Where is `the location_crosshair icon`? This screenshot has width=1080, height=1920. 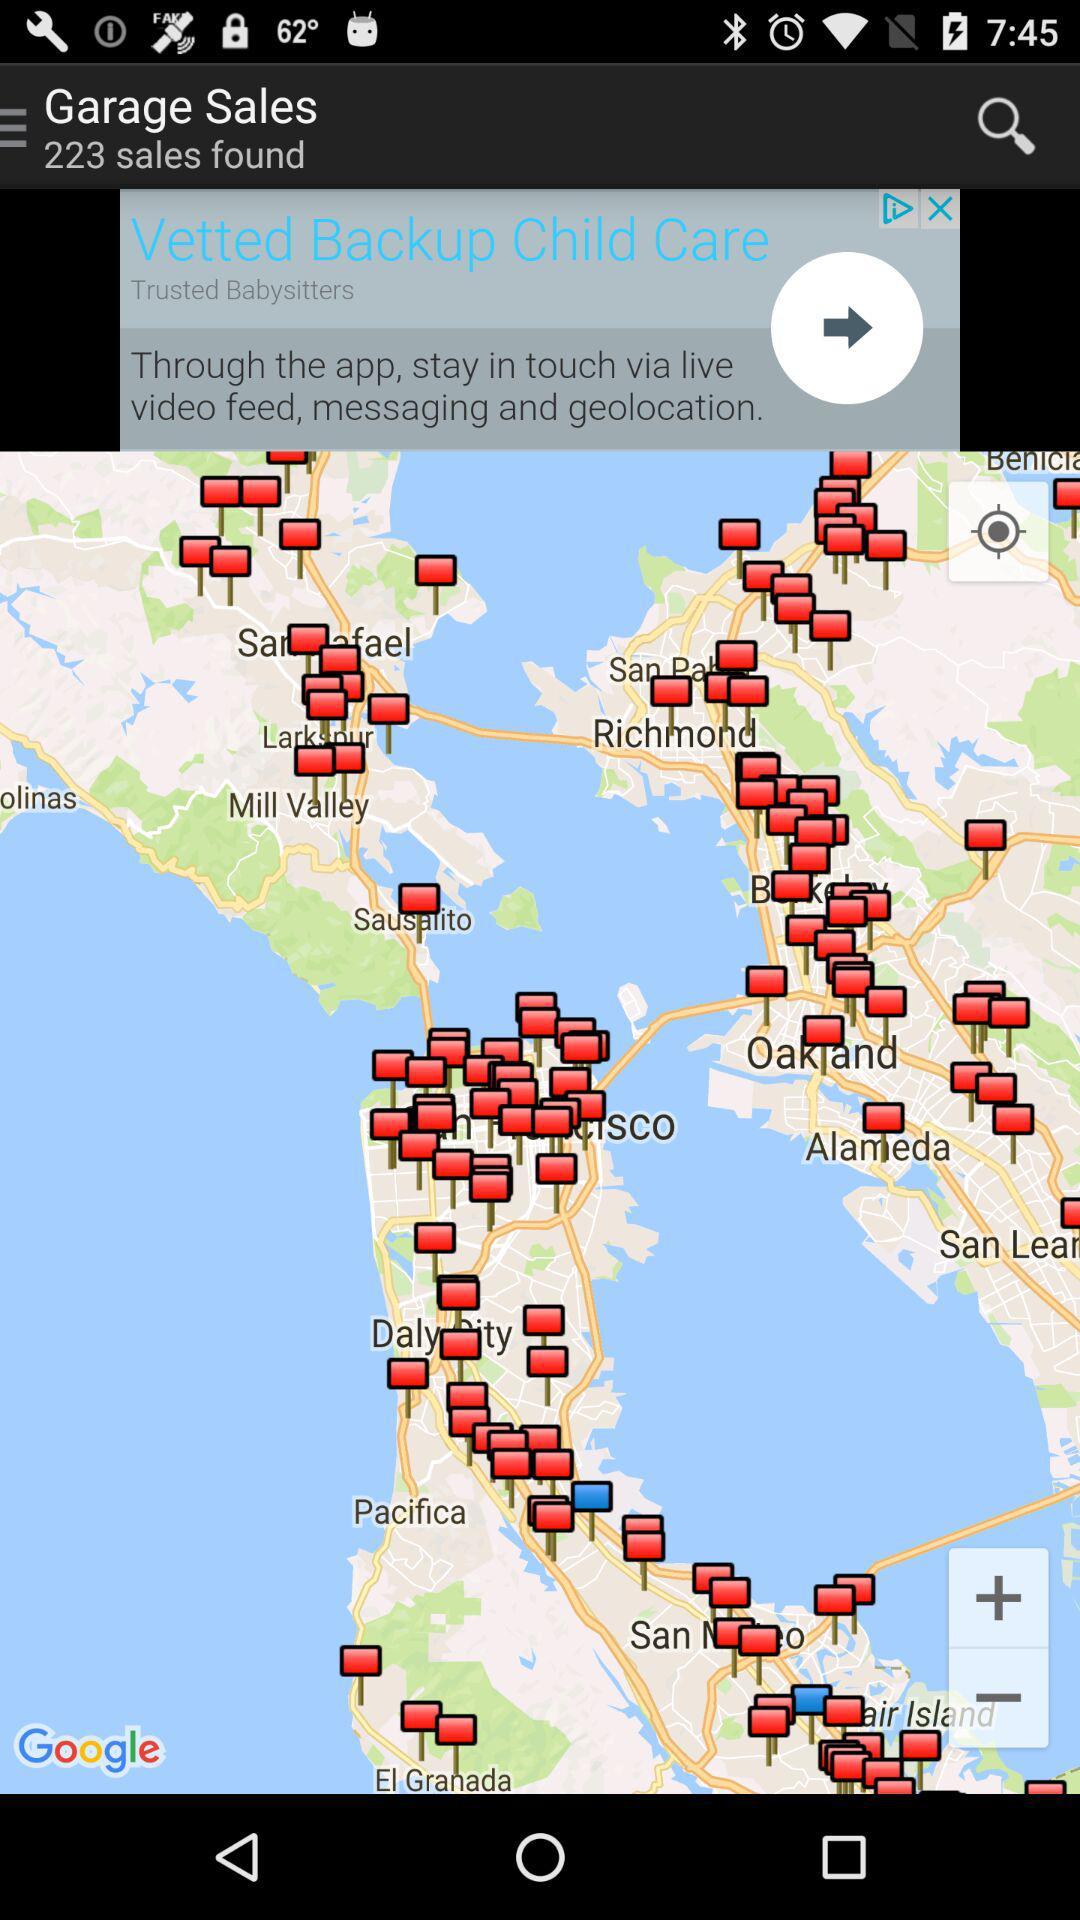
the location_crosshair icon is located at coordinates (998, 569).